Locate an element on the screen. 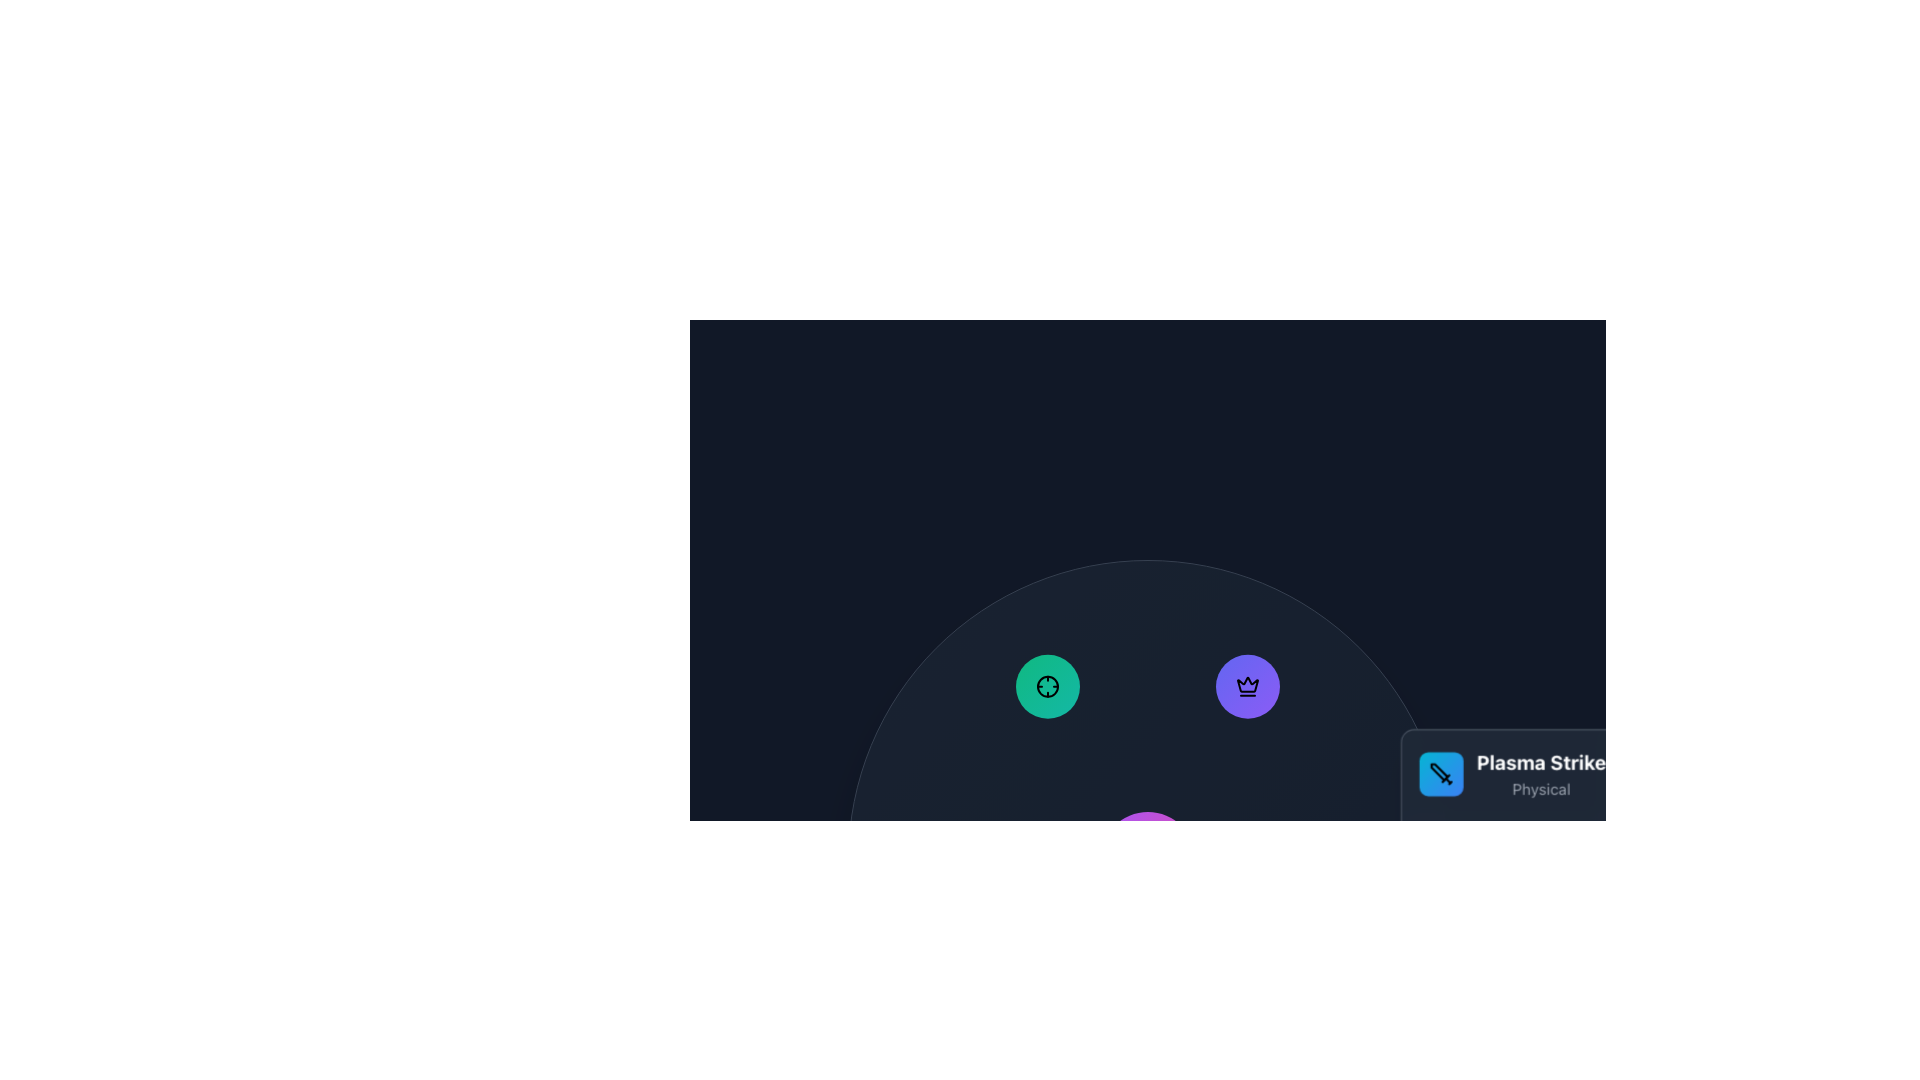 This screenshot has height=1080, width=1920. the Icon button associated with the 'Plasma Strike' feature is located at coordinates (1441, 773).